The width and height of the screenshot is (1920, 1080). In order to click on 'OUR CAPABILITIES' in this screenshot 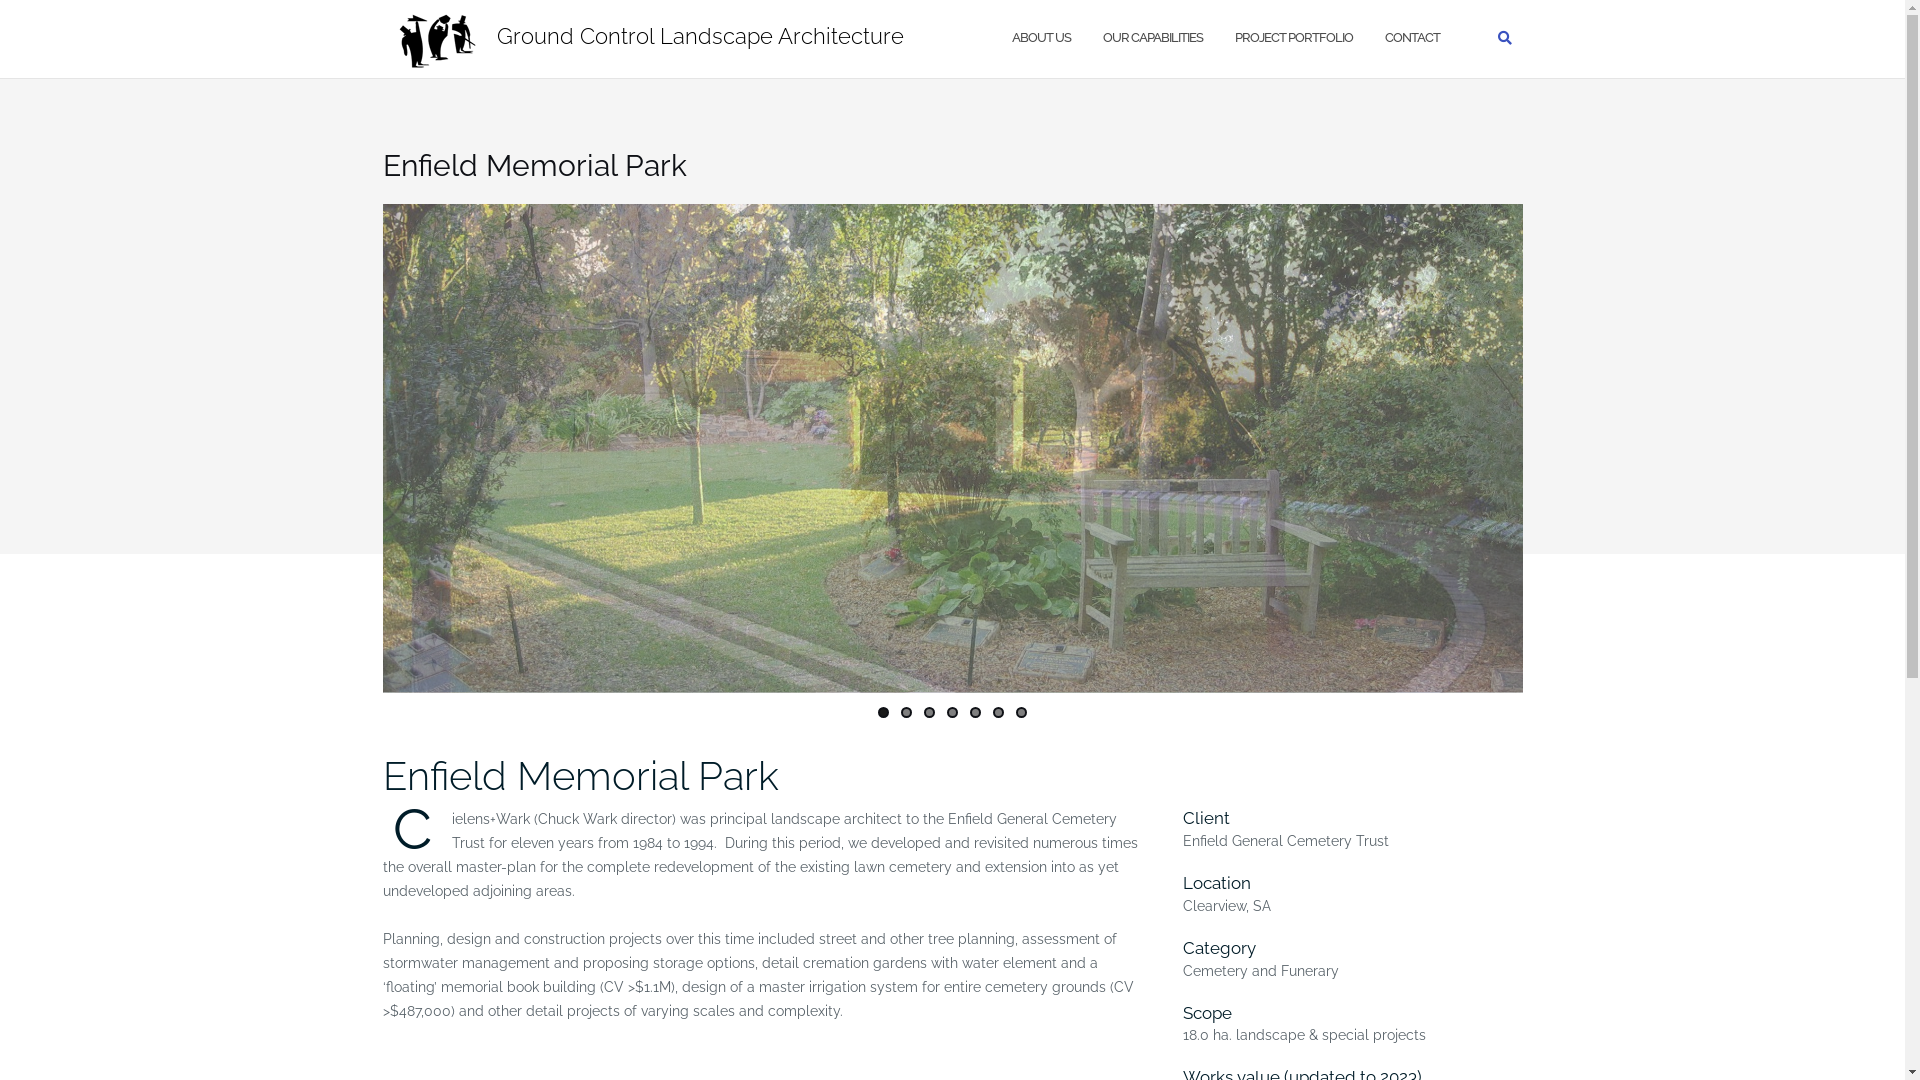, I will do `click(1101, 38)`.